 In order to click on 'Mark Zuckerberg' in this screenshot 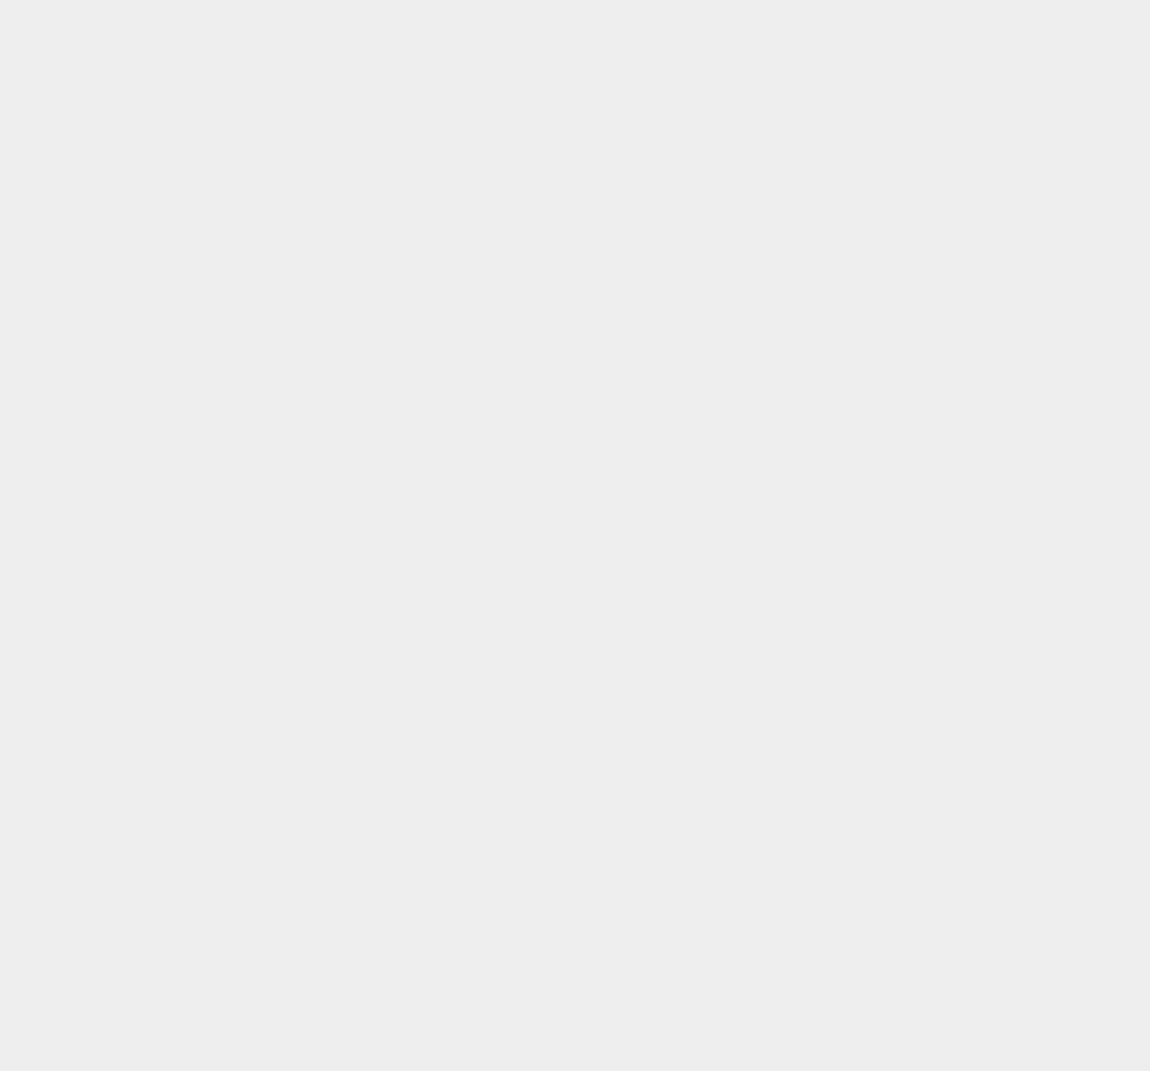, I will do `click(865, 830)`.